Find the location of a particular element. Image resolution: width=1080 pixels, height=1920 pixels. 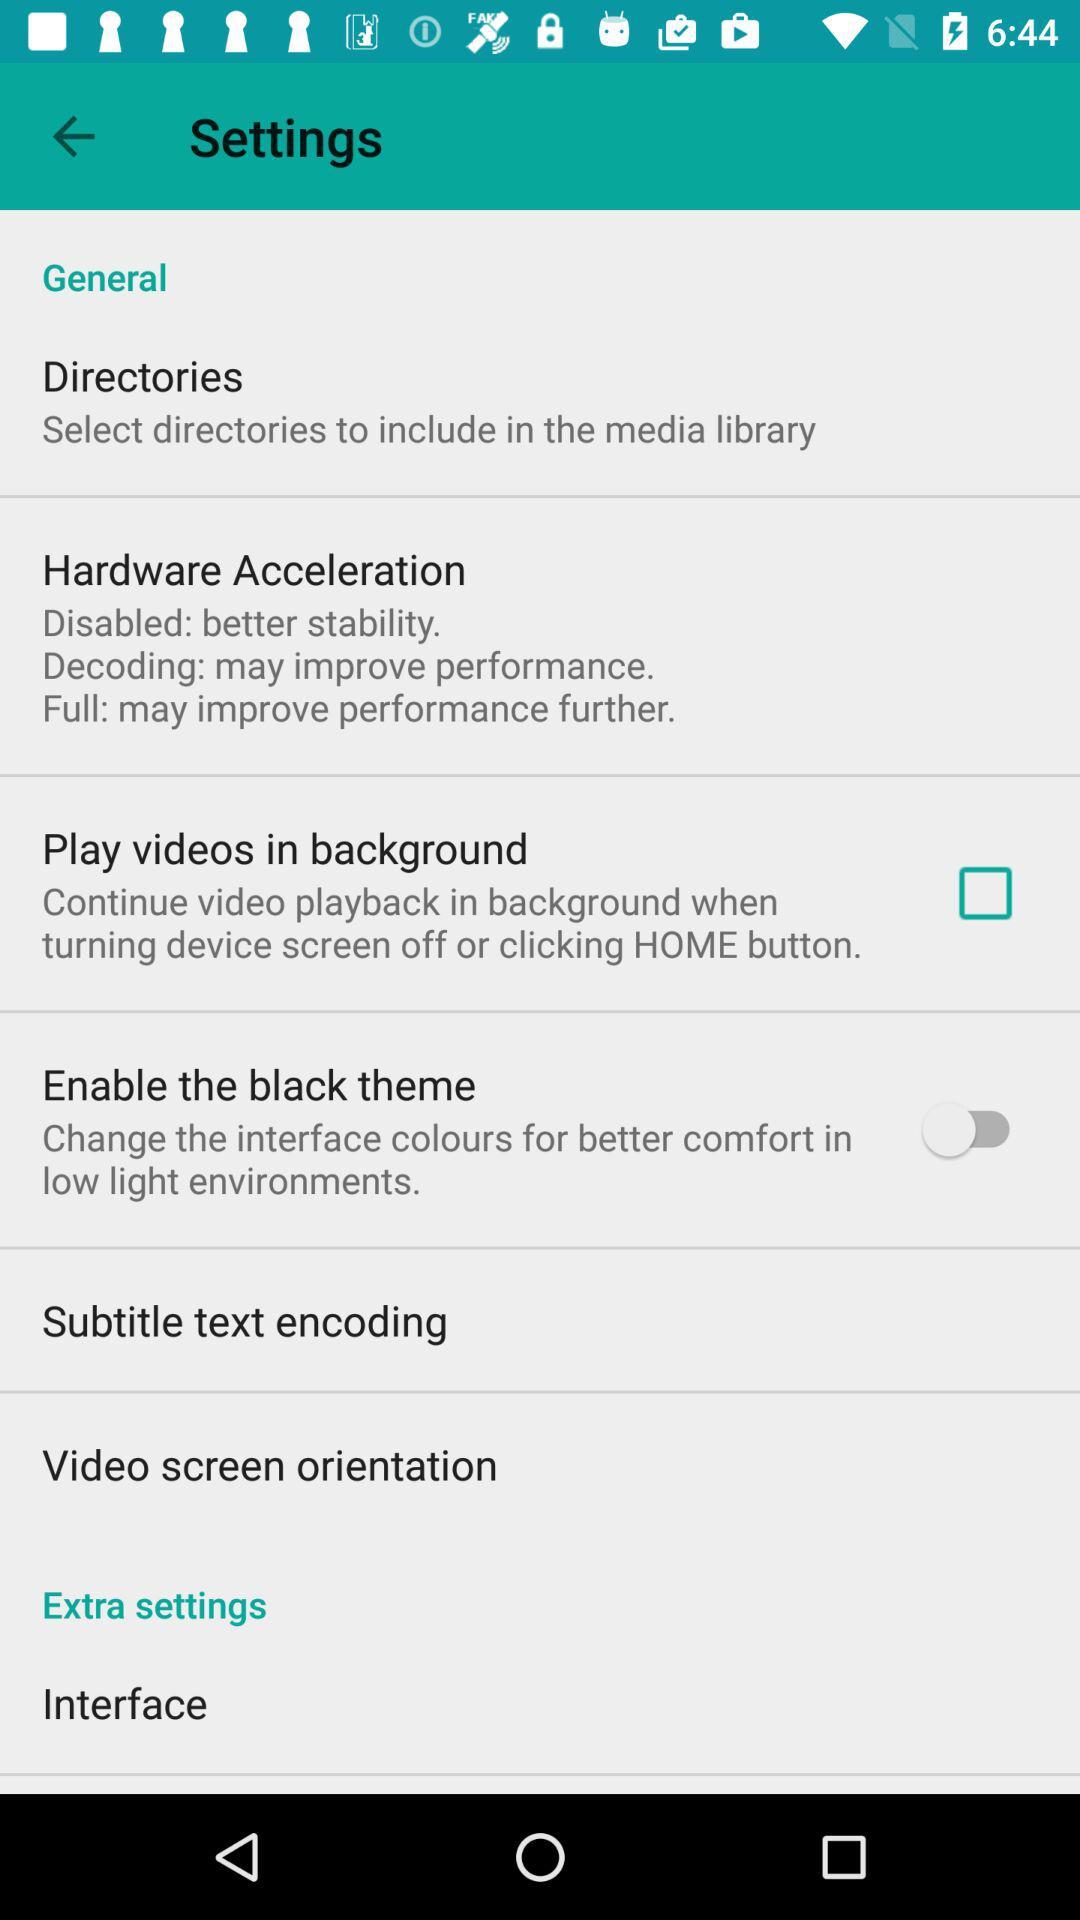

icon below the play videos in is located at coordinates (466, 921).